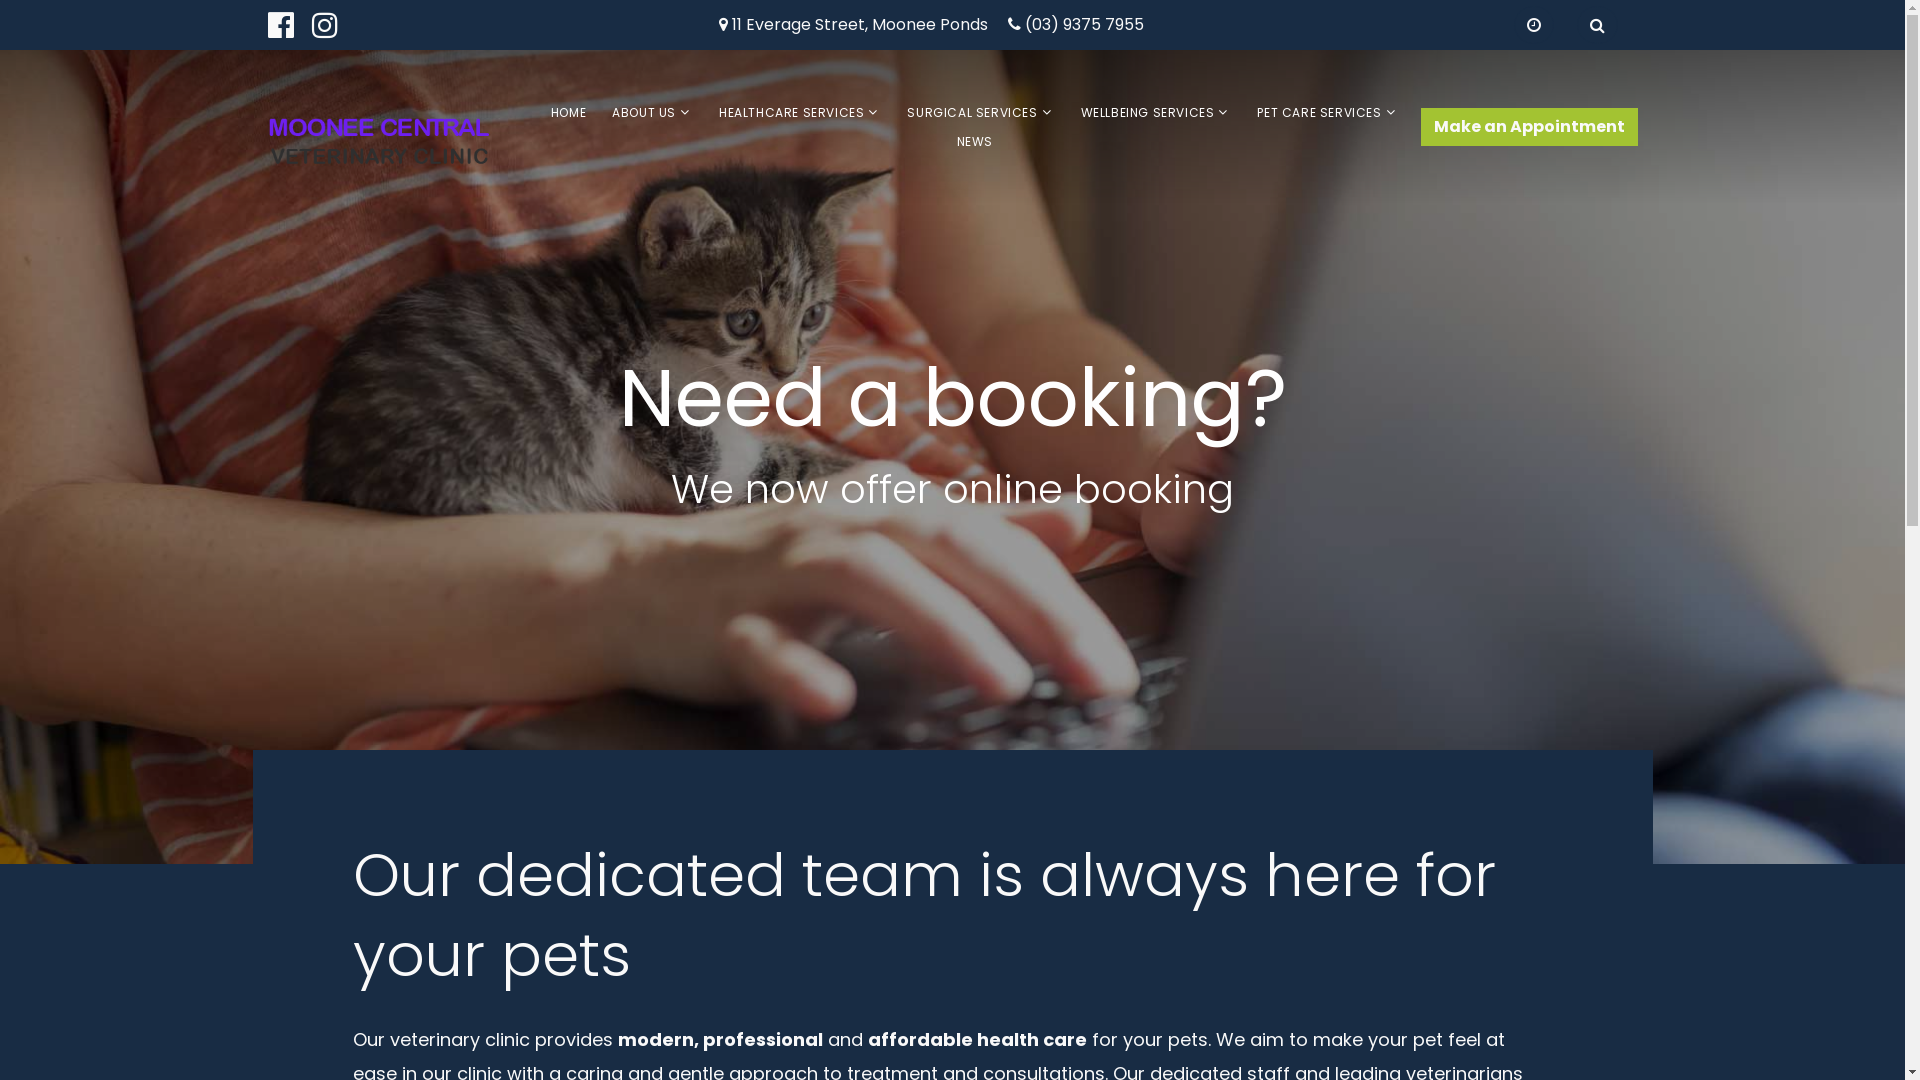 The height and width of the screenshot is (1080, 1920). I want to click on 'ABOUT US', so click(643, 112).